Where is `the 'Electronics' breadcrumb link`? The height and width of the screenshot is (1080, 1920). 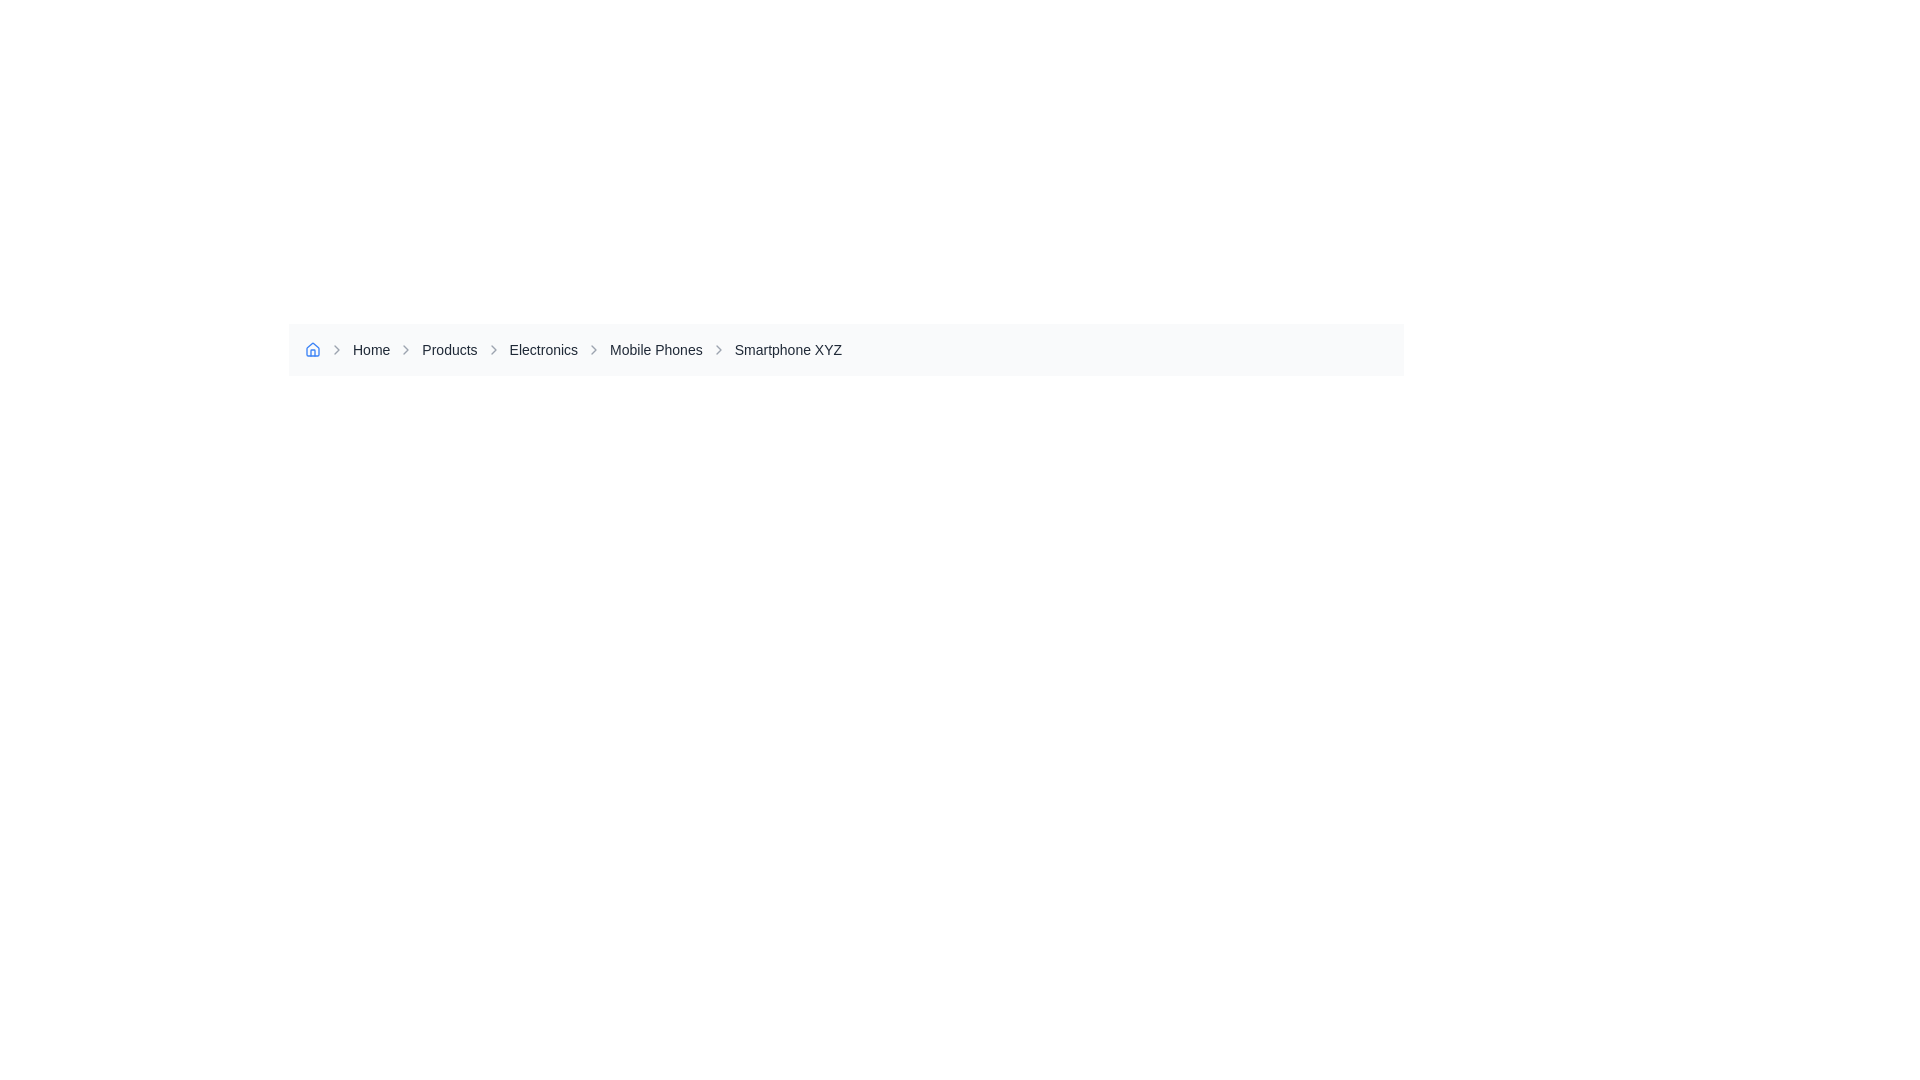 the 'Electronics' breadcrumb link is located at coordinates (531, 349).